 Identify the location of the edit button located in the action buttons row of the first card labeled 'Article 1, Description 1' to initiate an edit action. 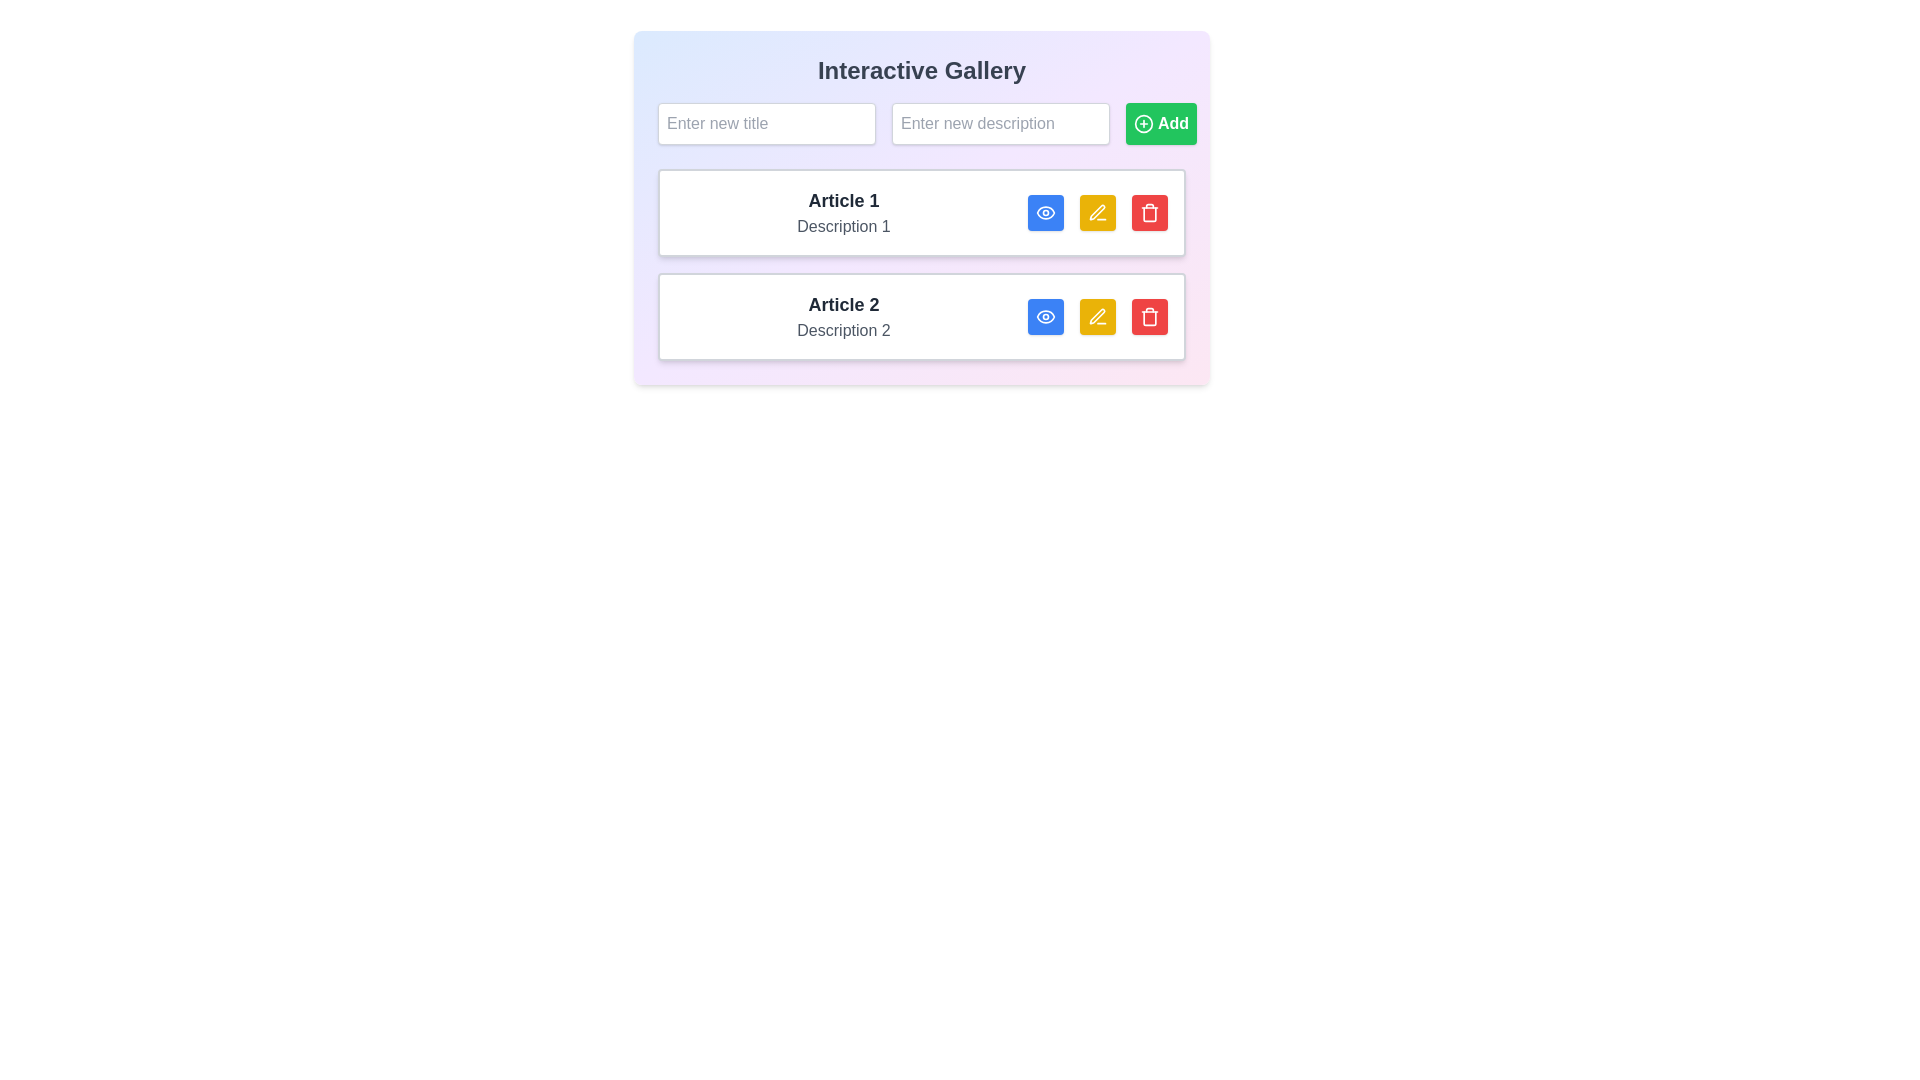
(1097, 212).